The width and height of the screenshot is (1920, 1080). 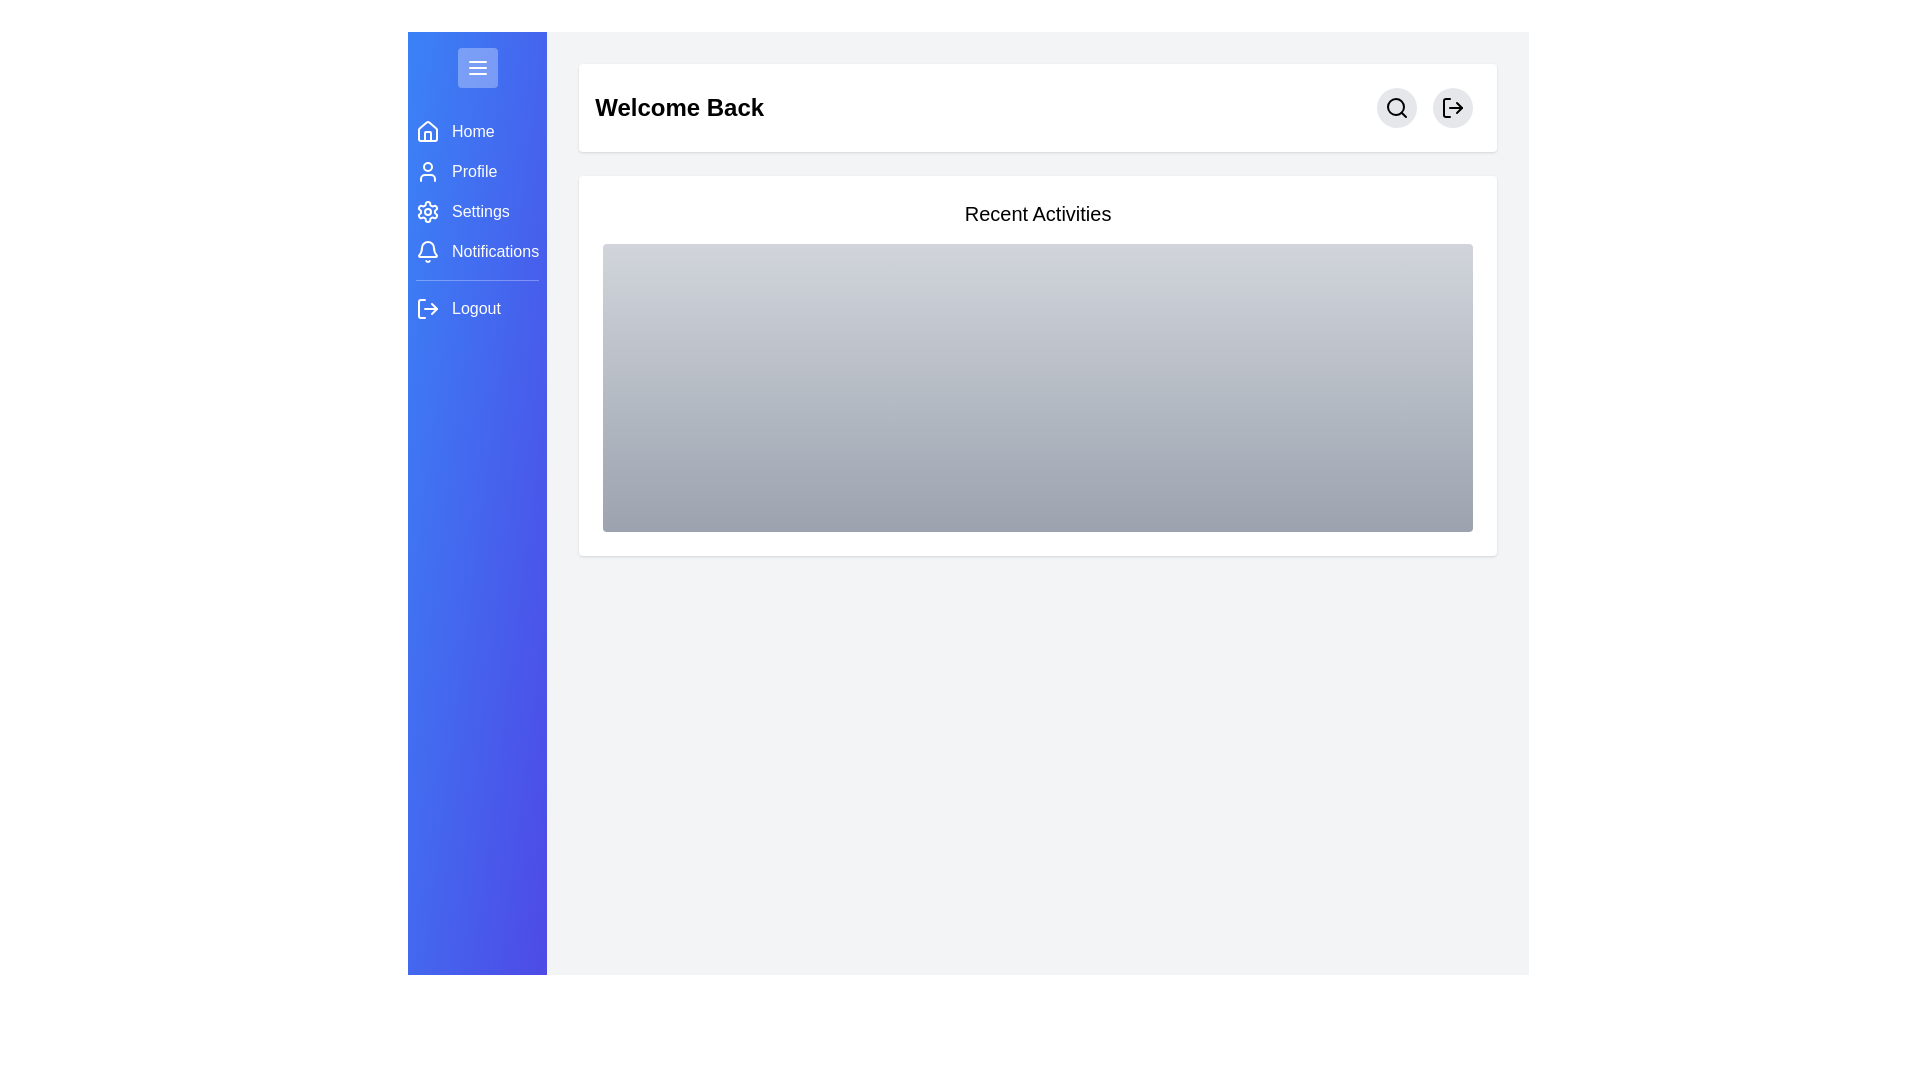 I want to click on the 'Settings' text label, which is styled in white sans-serif font and located in the vertical navigation menu next to a gear icon, so click(x=480, y=212).